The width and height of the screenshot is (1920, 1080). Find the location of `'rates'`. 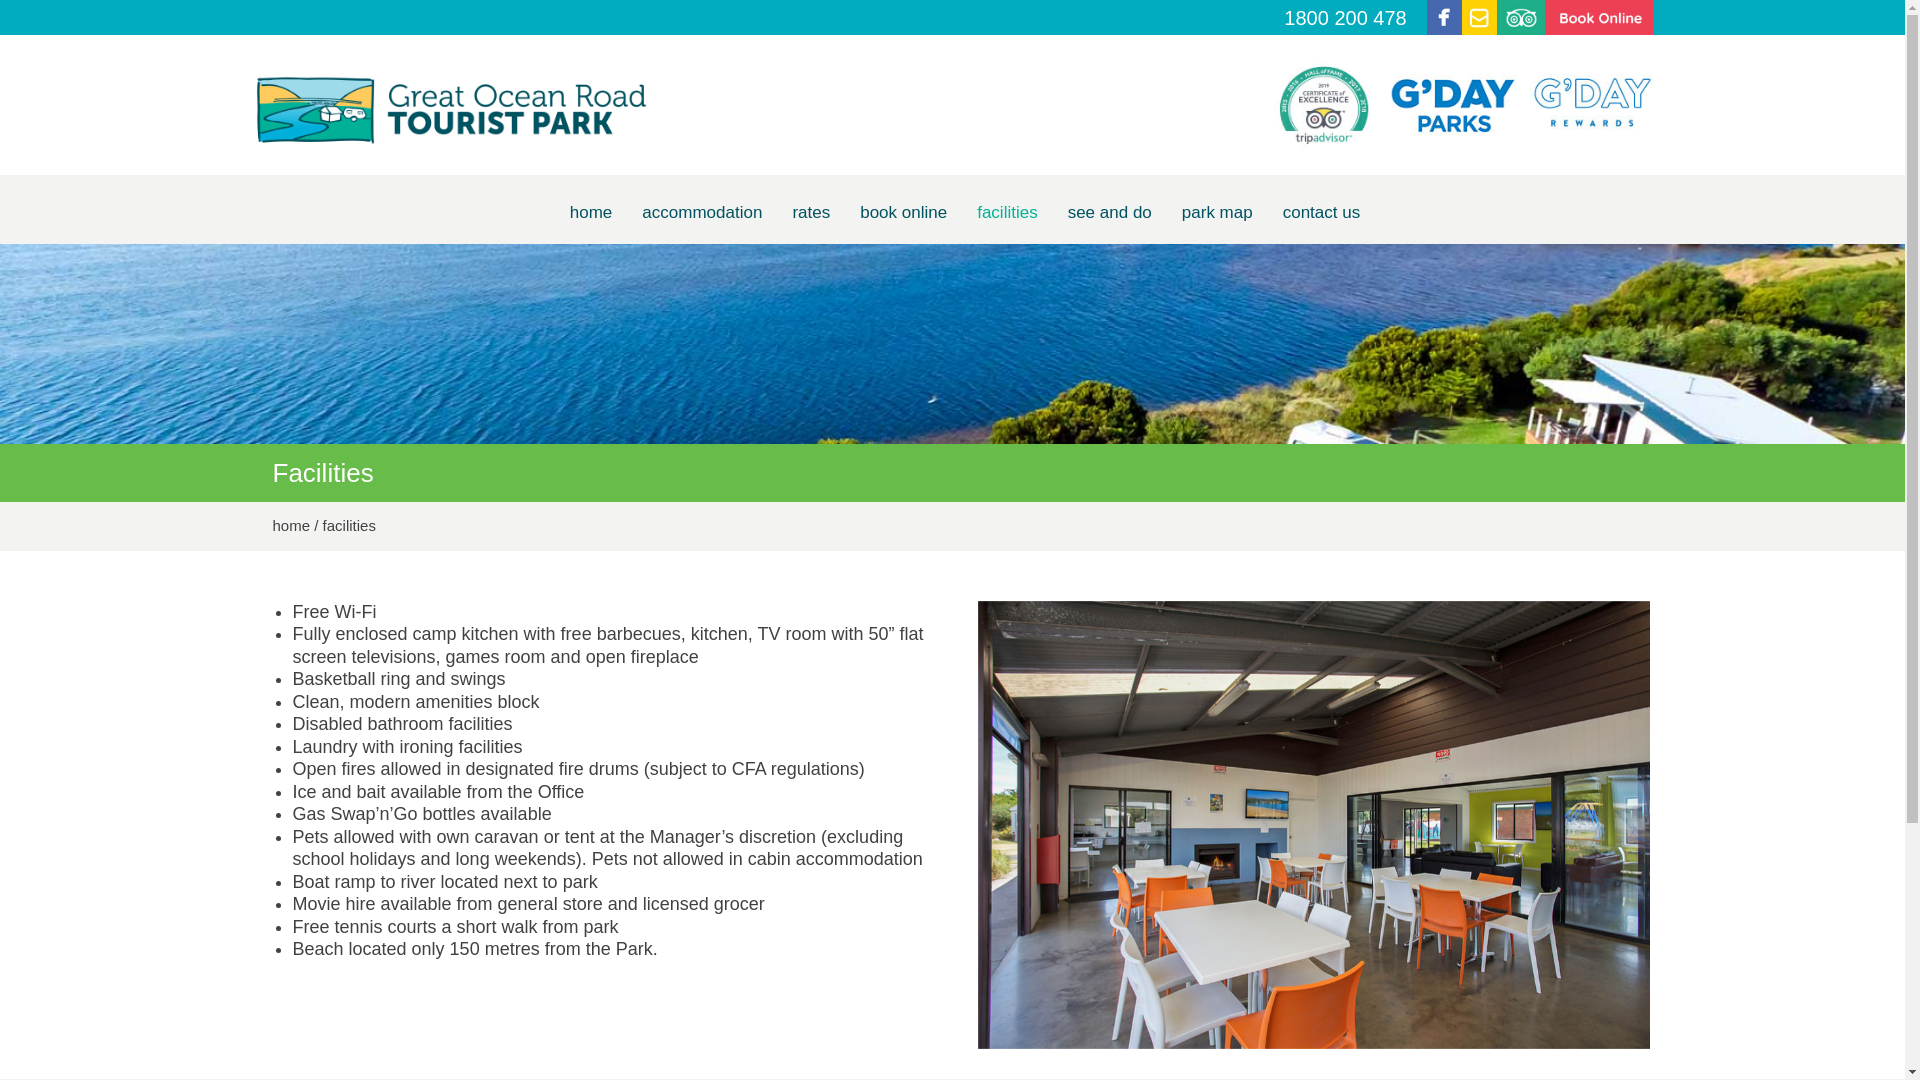

'rates' is located at coordinates (791, 212).